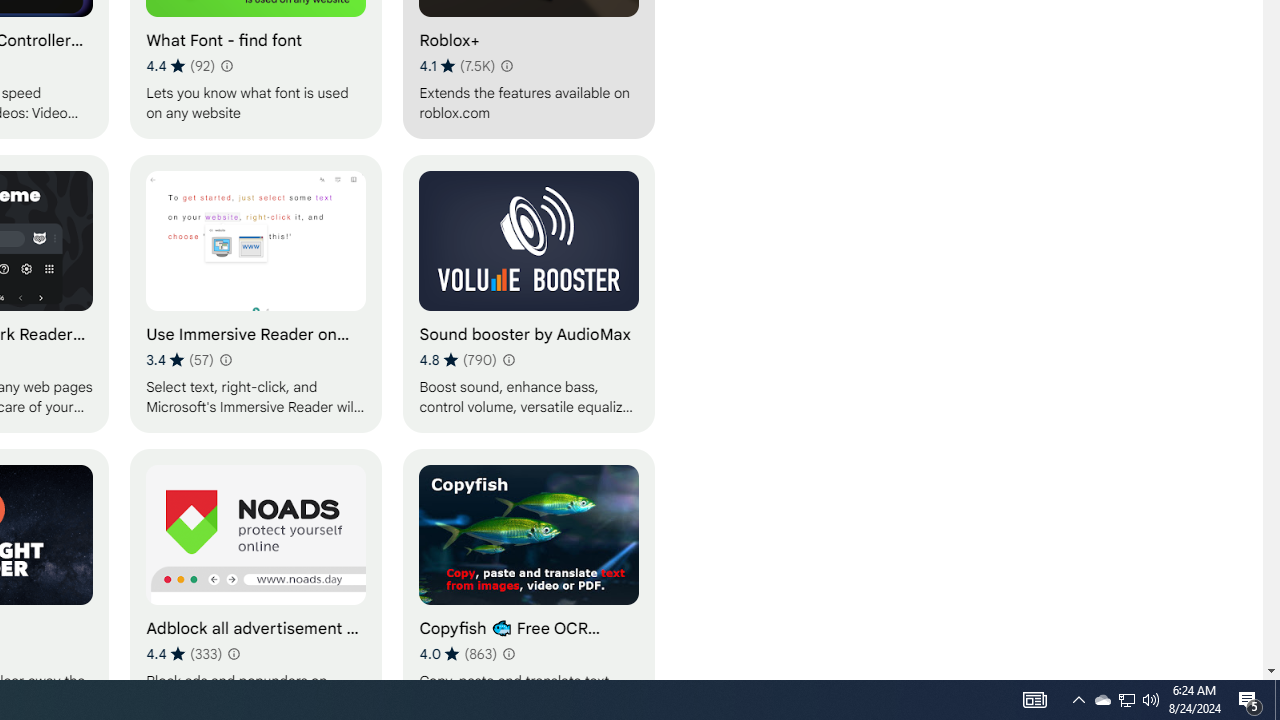  Describe the element at coordinates (457, 653) in the screenshot. I see `'Average rating 4.0 out of 5 stars. 863 ratings.'` at that location.